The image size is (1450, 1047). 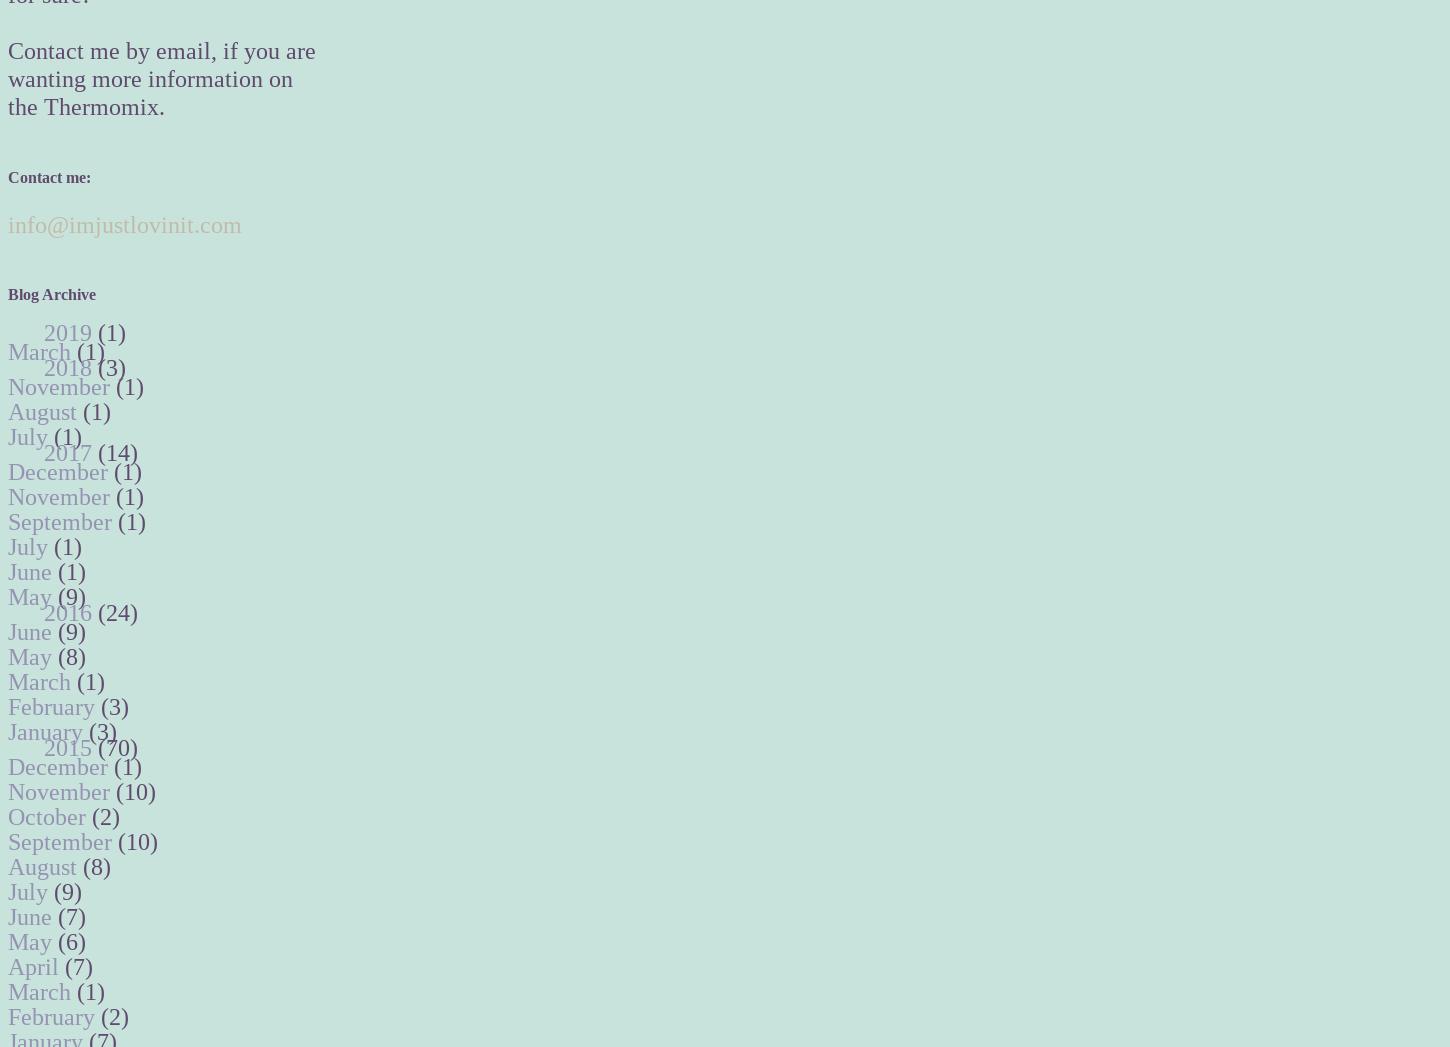 What do you see at coordinates (7, 293) in the screenshot?
I see `'Blog Archive'` at bounding box center [7, 293].